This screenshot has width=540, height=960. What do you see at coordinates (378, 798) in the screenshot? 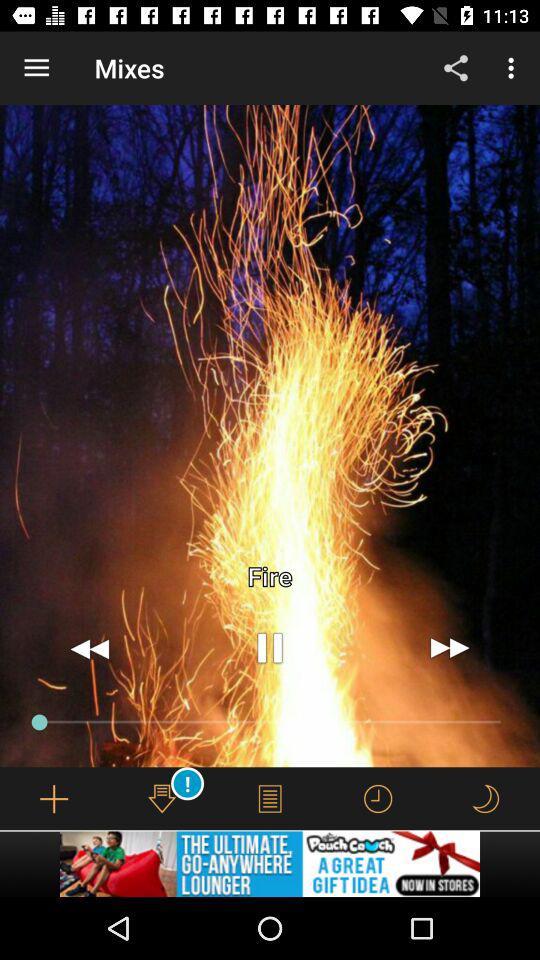
I see `set a timer` at bounding box center [378, 798].